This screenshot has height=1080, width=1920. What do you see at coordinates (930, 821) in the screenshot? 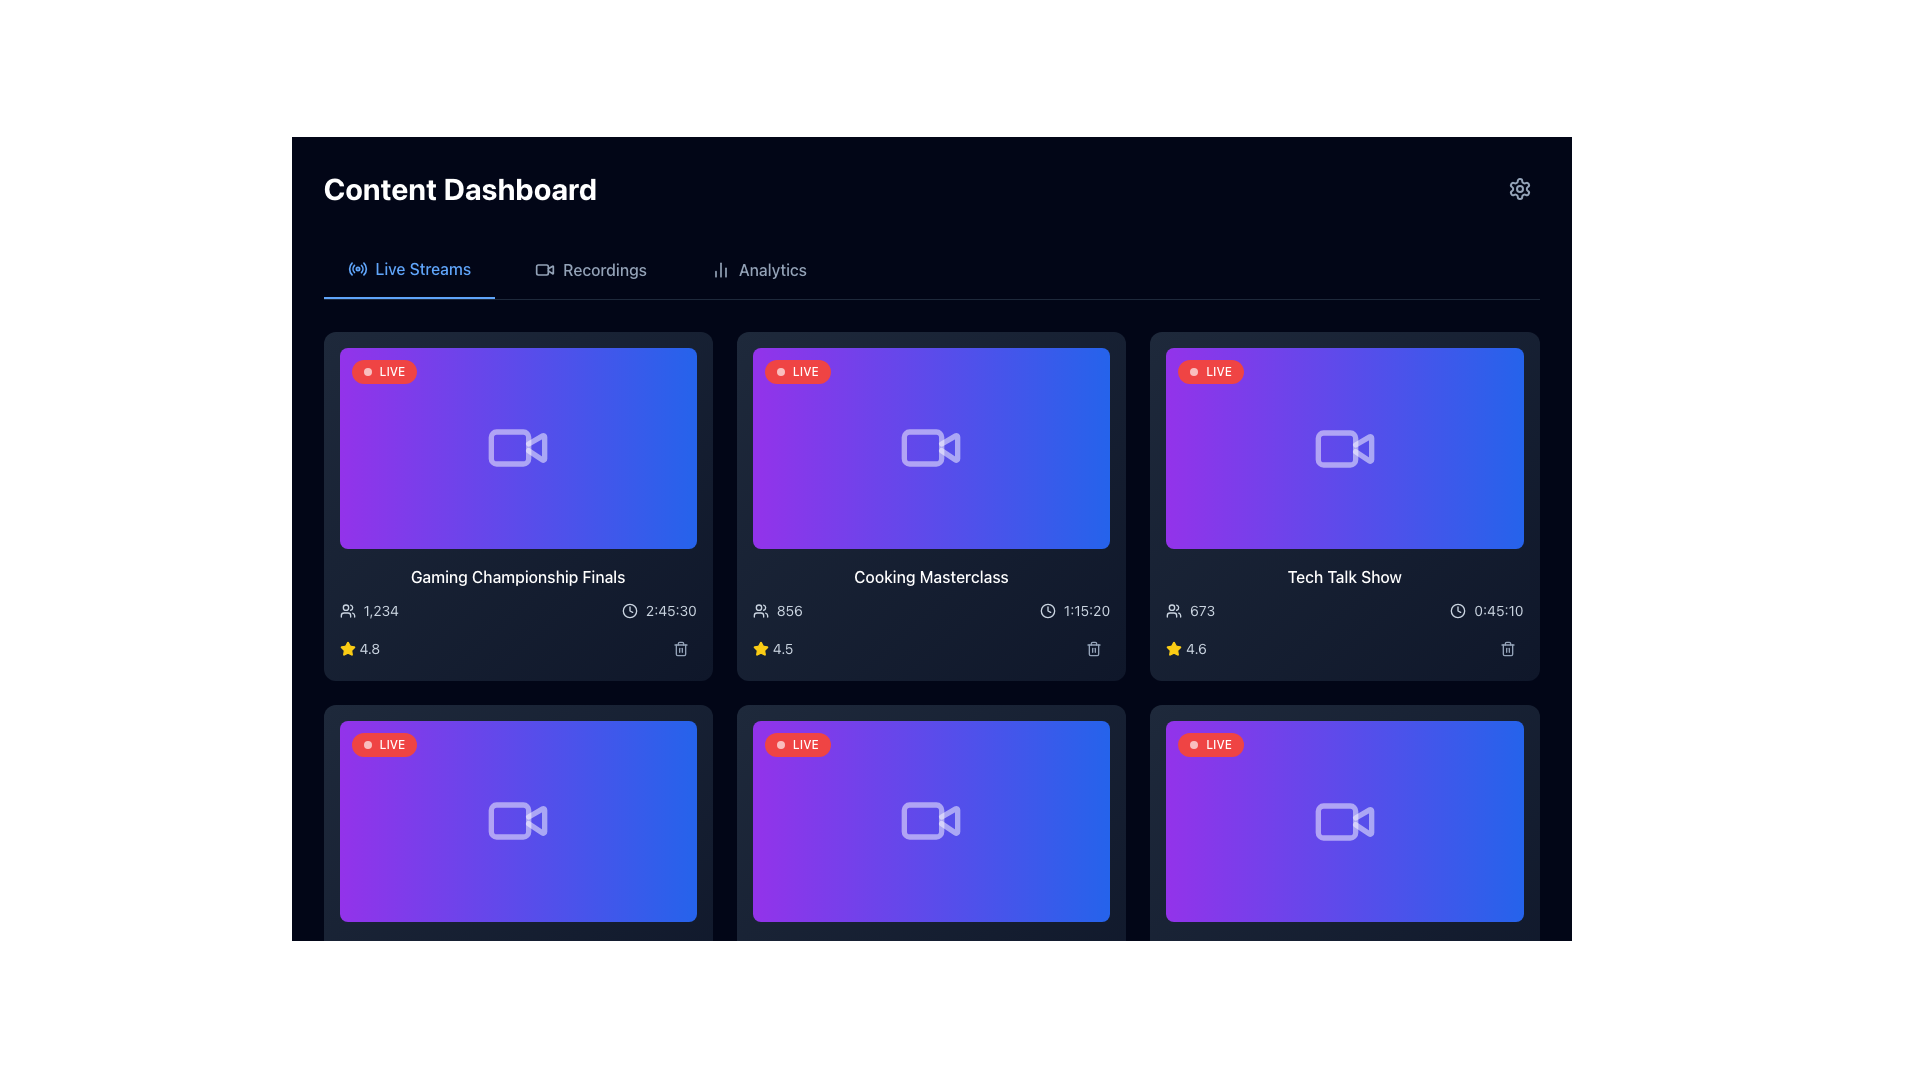
I see `the video-related feature icon located in the center of the bottom-middle card of the content dashboard, which has a 'LIVE' label in the top-left corner` at bounding box center [930, 821].